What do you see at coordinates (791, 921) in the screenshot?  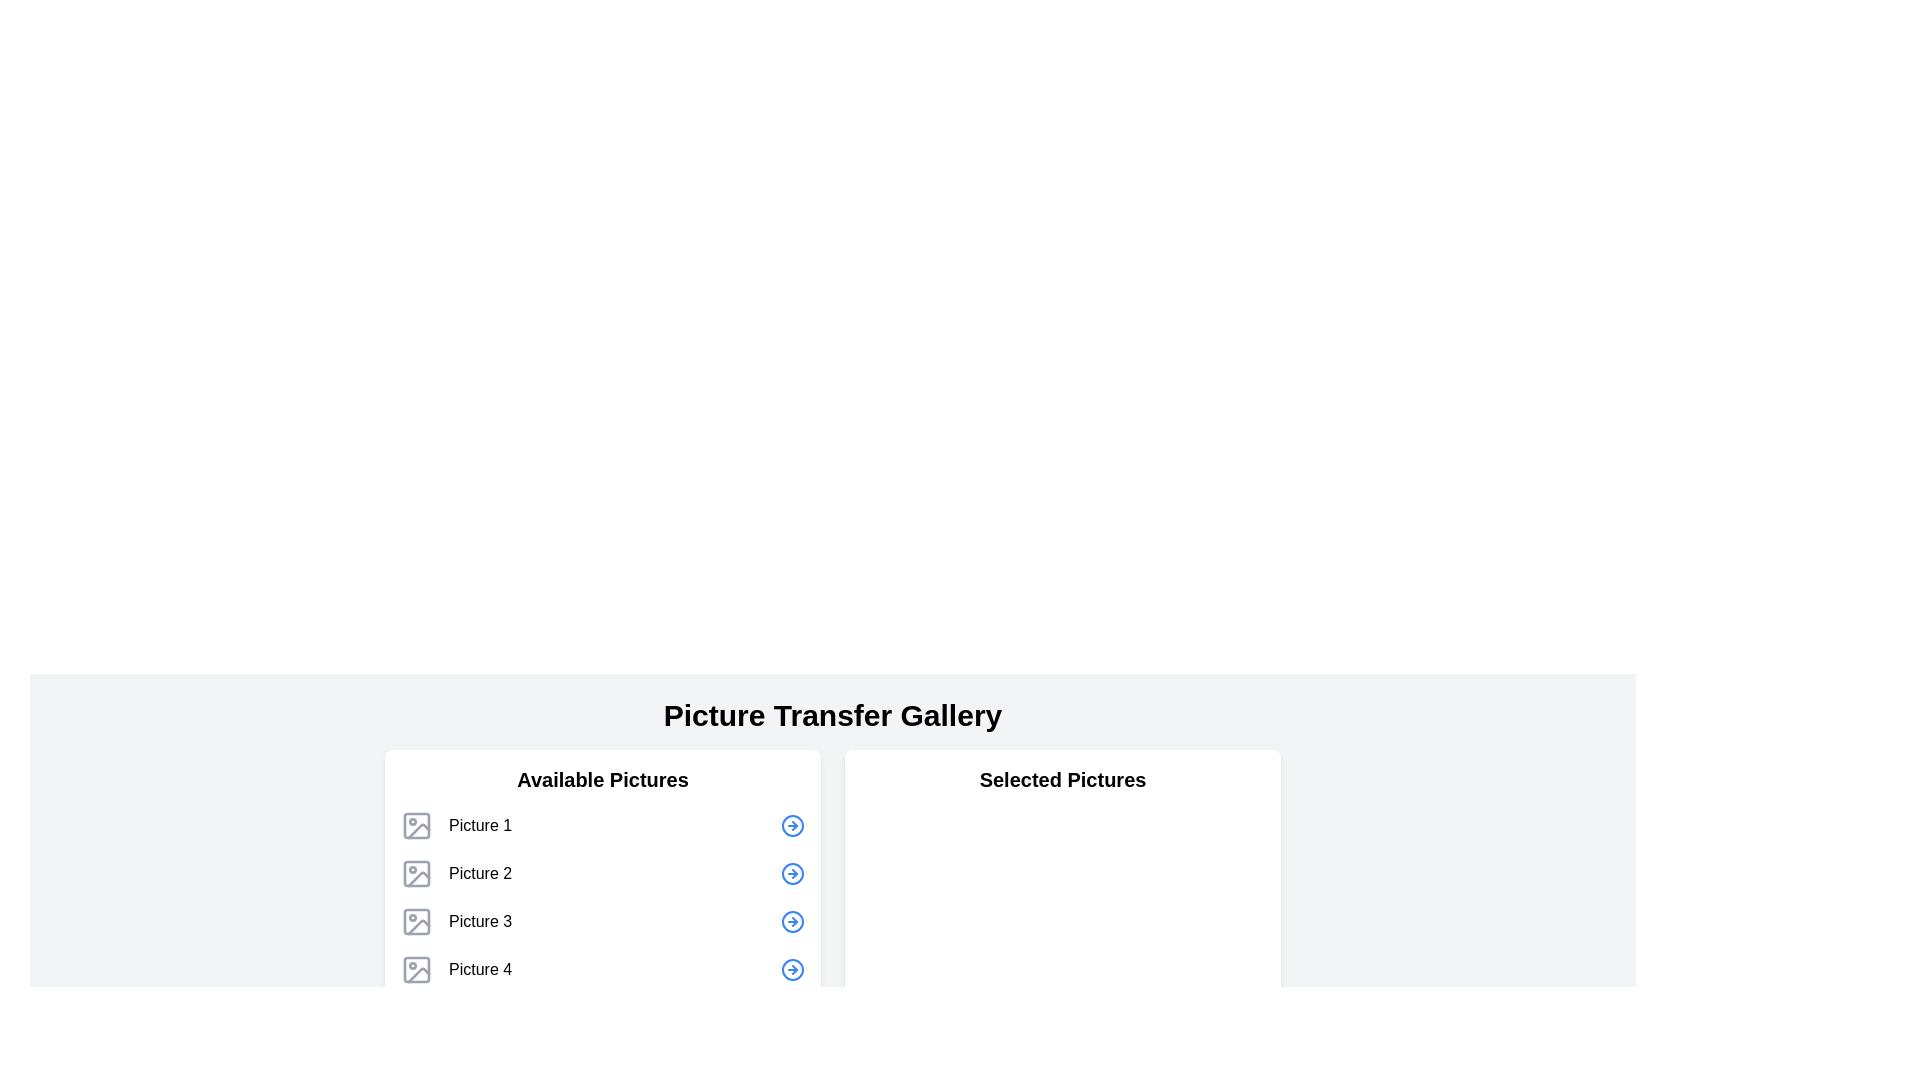 I see `the circular part of the right-arrow icon located to the right of the third picture row in the 'Available Pictures' section` at bounding box center [791, 921].